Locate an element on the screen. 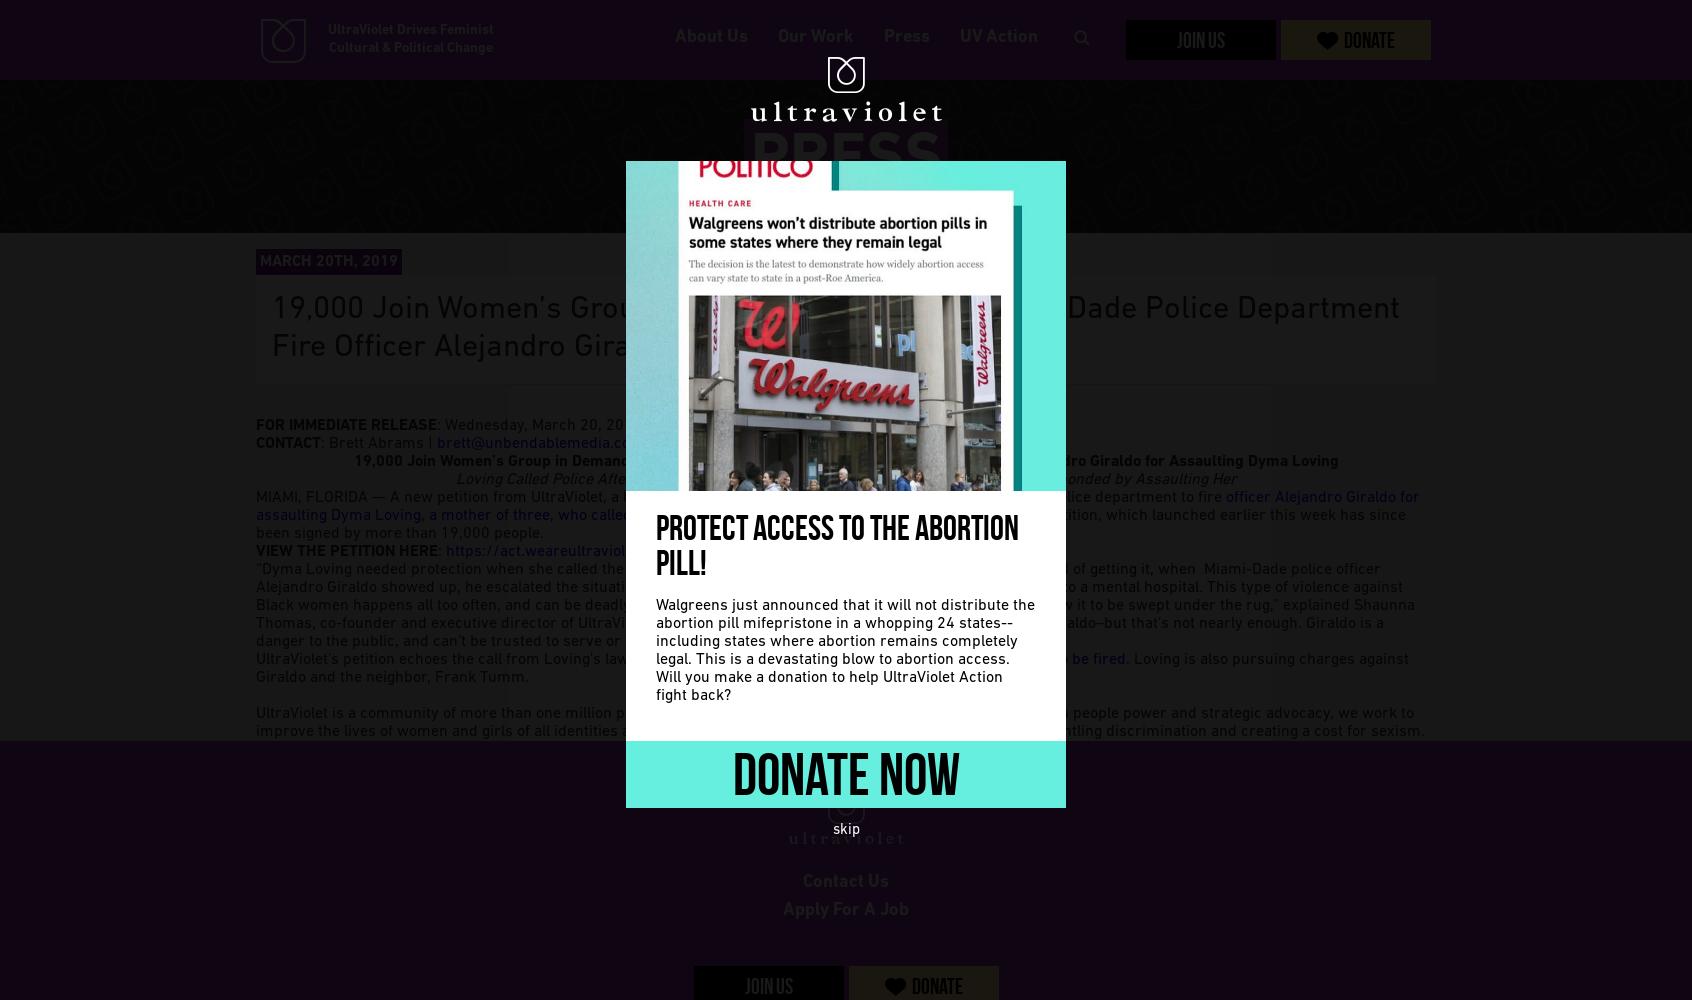 The width and height of the screenshot is (1692, 1000). 'March 20th, 2019' is located at coordinates (327, 262).